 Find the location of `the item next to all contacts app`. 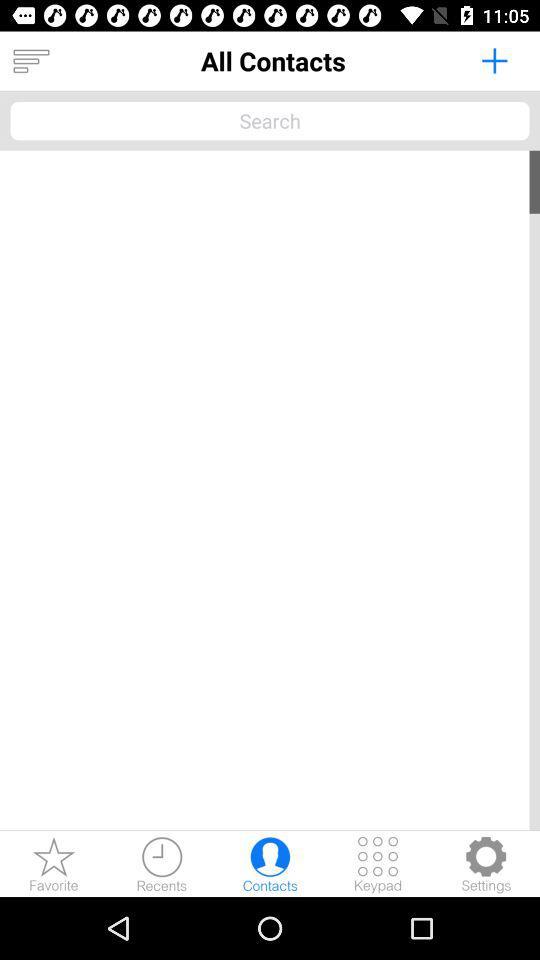

the item next to all contacts app is located at coordinates (493, 59).